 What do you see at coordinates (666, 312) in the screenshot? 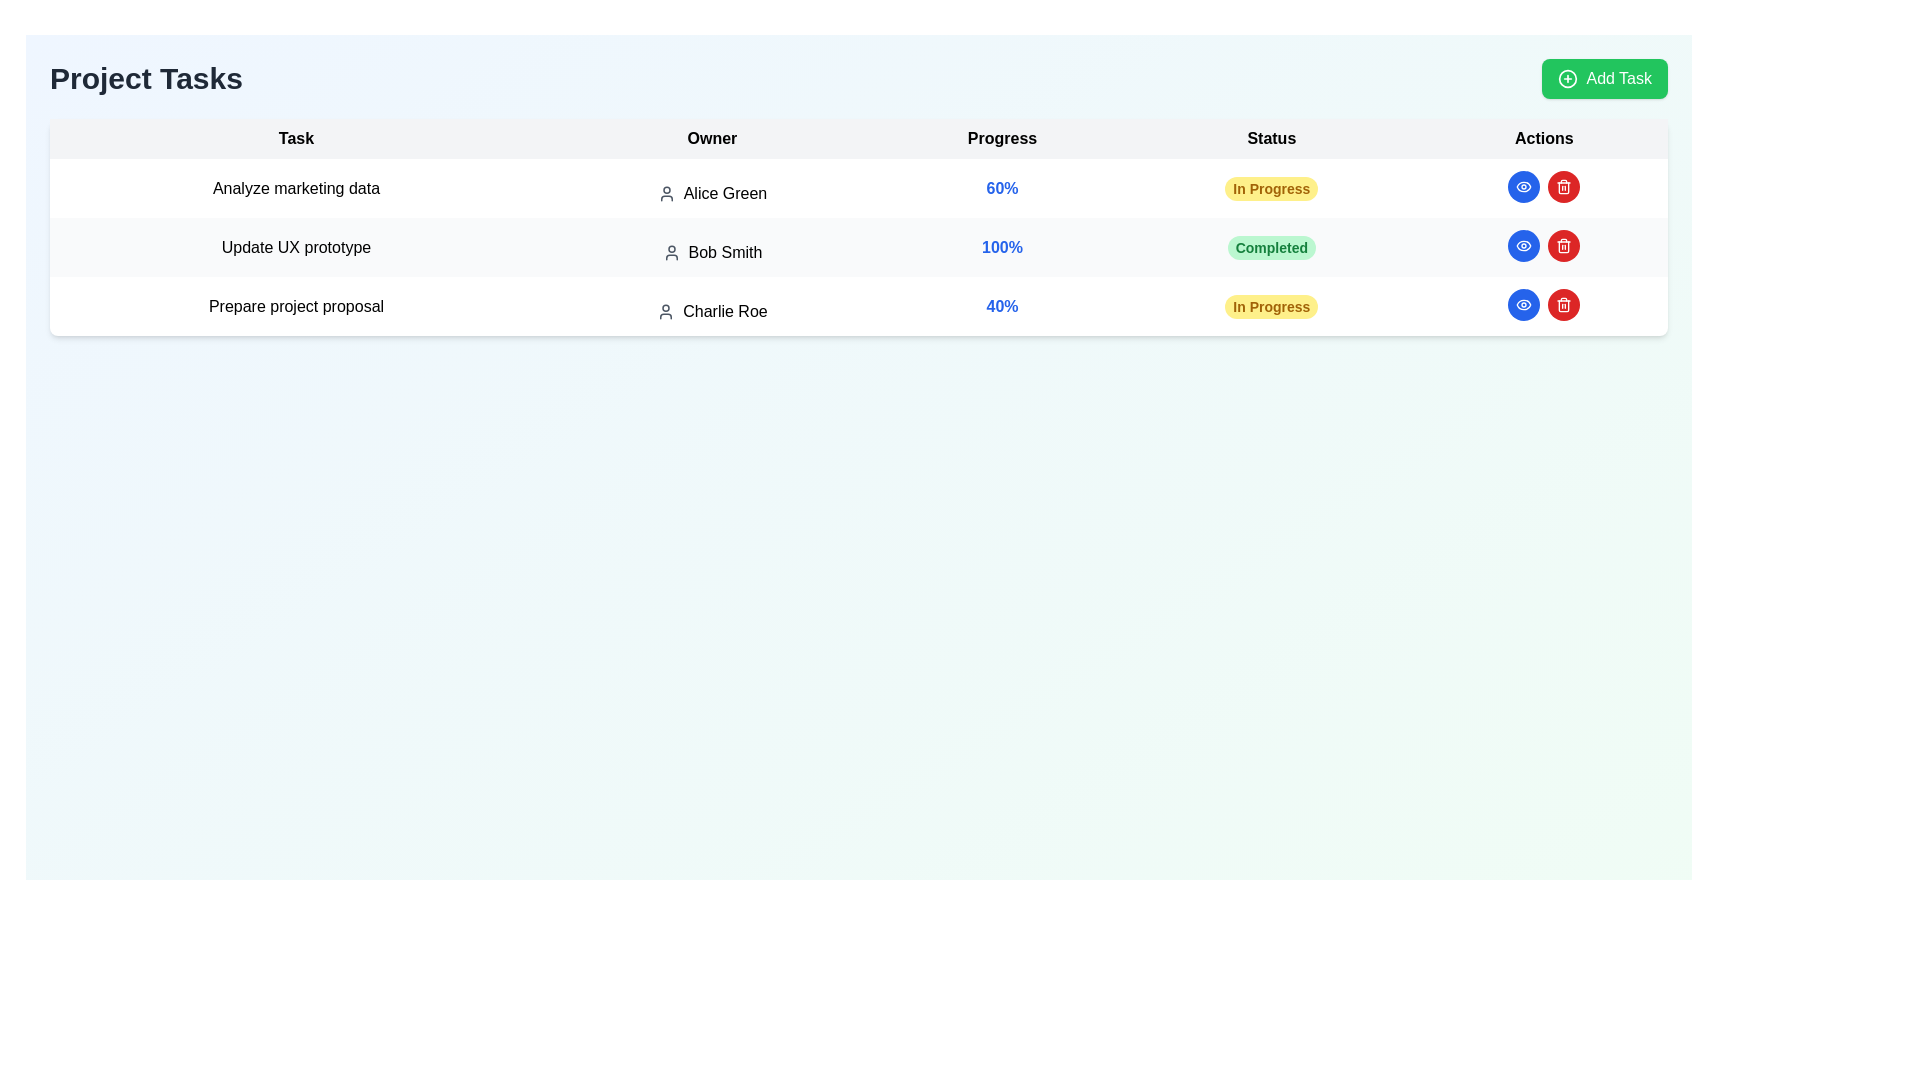
I see `the visual indicator icon located in the 'Owner' column next to 'Charlie Roe' for the task 'Prepare project proposal'` at bounding box center [666, 312].